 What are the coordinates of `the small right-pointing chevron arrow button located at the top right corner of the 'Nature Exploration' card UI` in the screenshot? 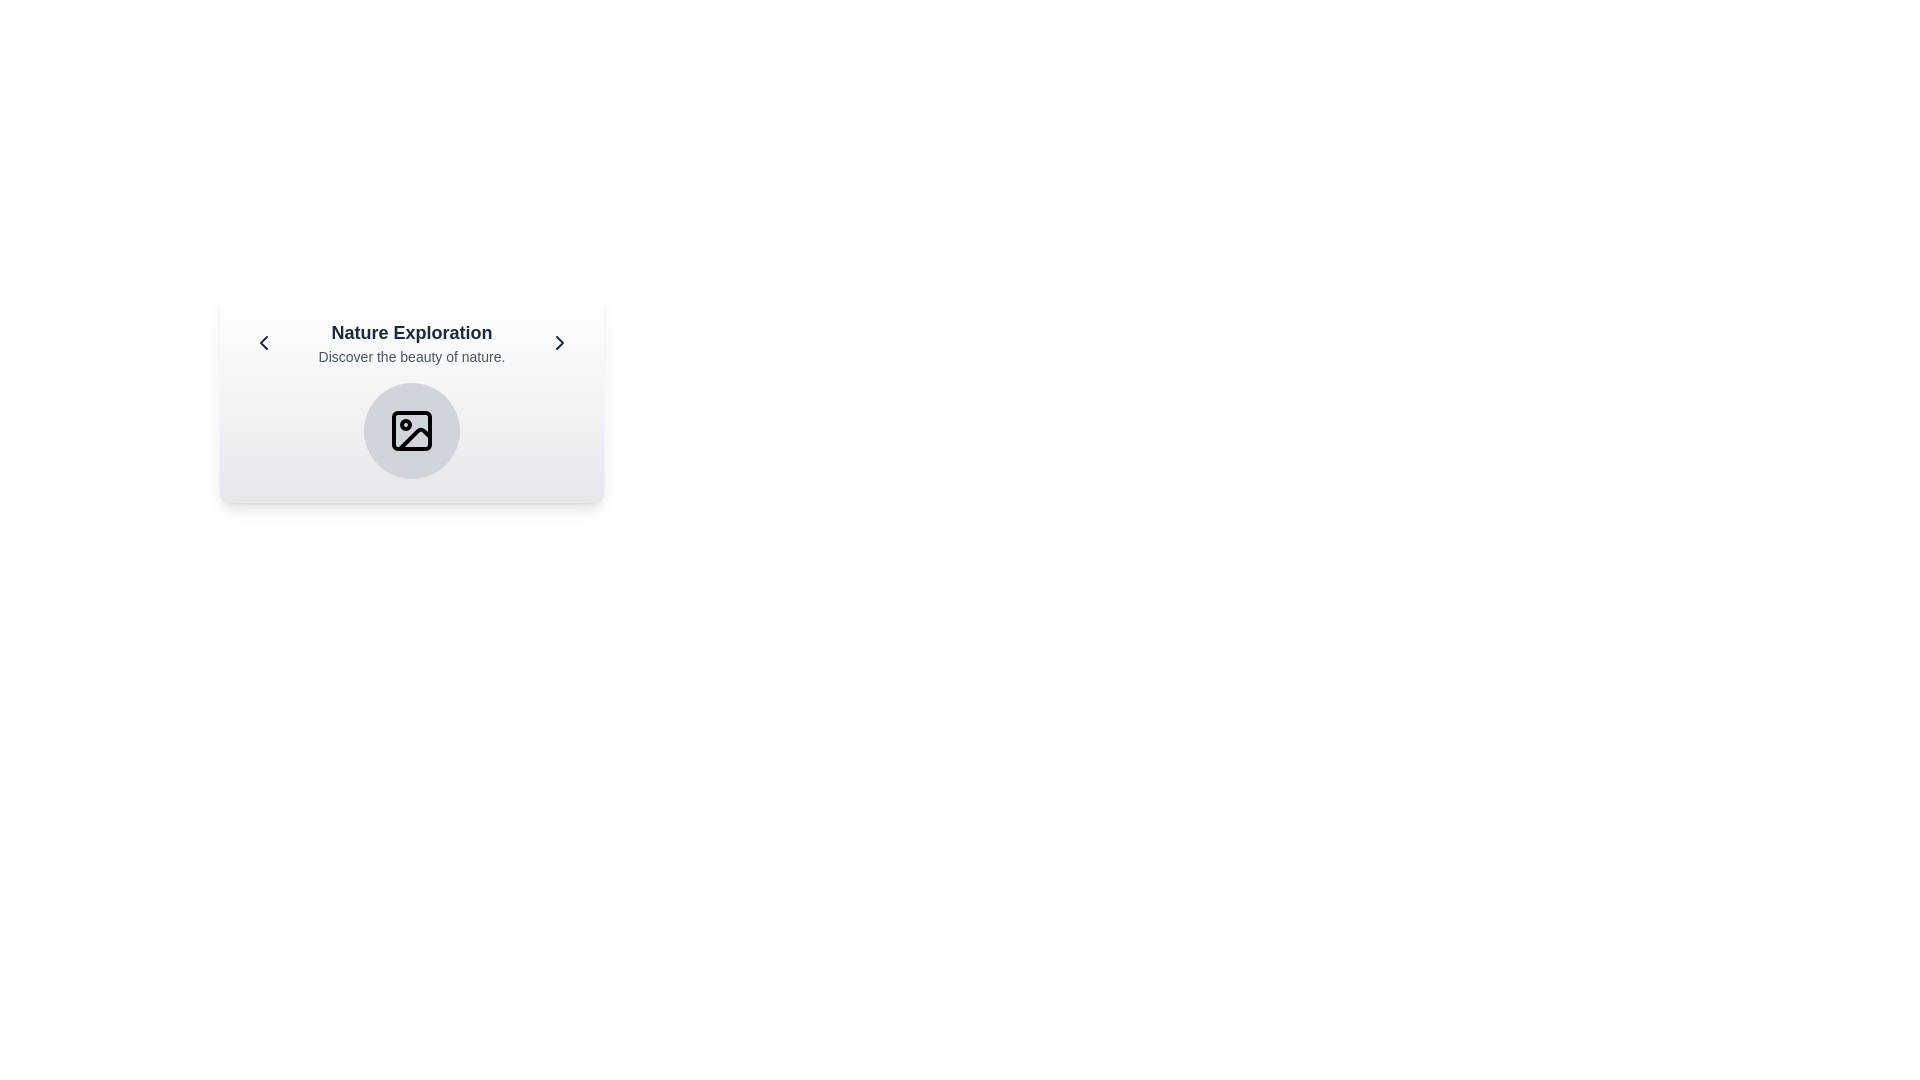 It's located at (560, 342).